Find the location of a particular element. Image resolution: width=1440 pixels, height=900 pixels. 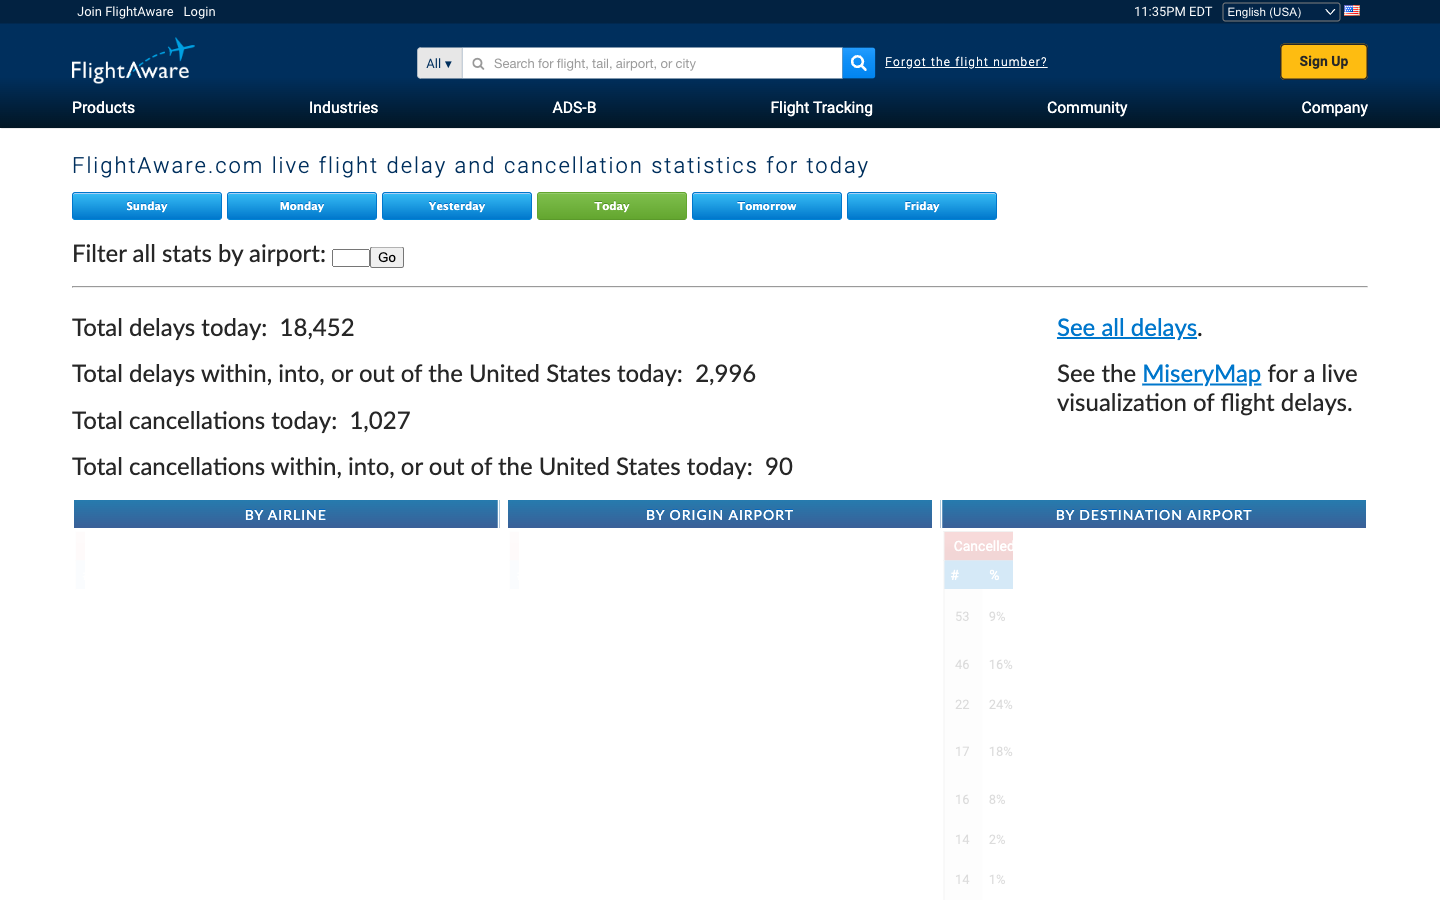

Review real-time flight delay and cancellation stats for Monday on Flight Aware is located at coordinates (304, 206).